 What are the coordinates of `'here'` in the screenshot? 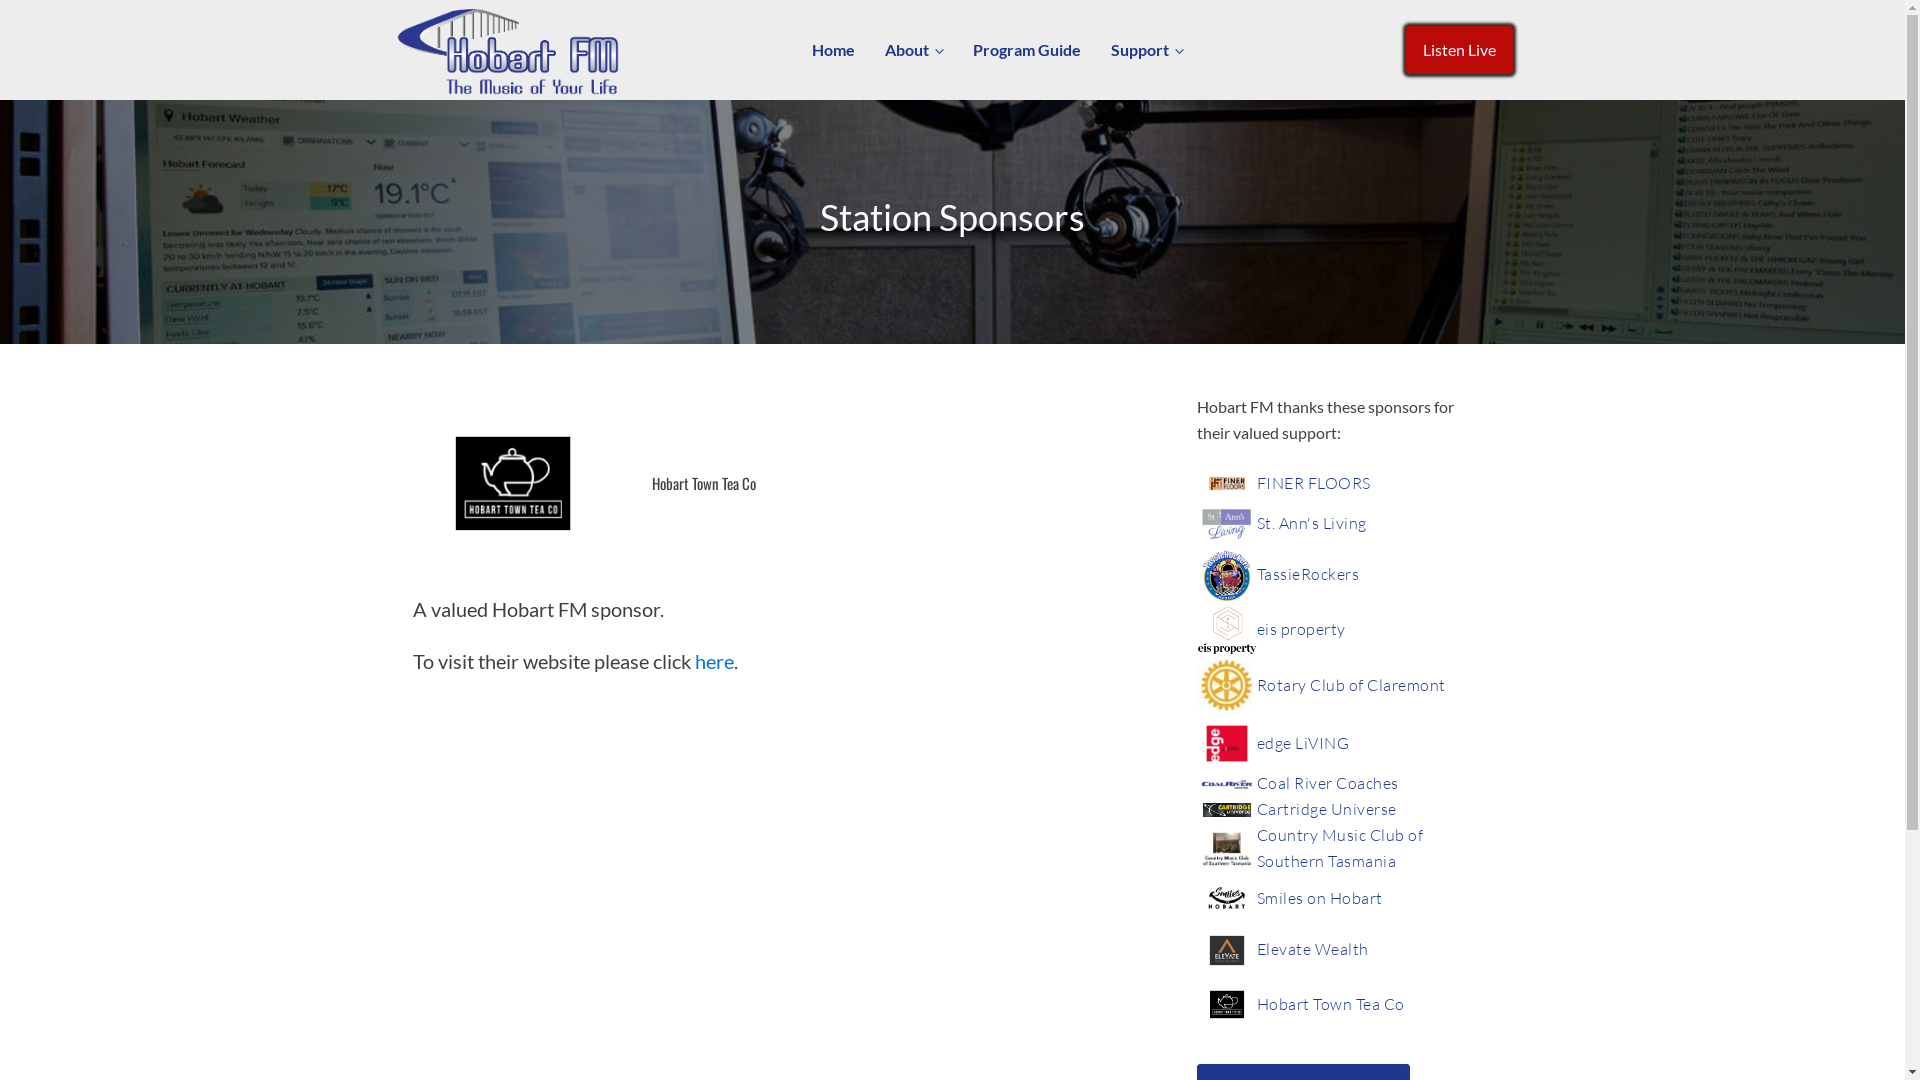 It's located at (694, 660).